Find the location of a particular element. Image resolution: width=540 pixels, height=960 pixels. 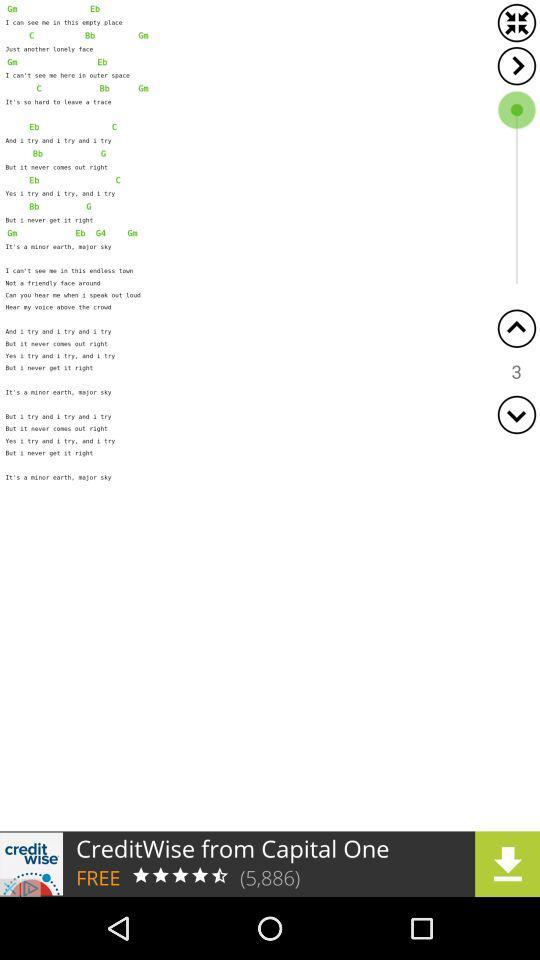

back ward is located at coordinates (516, 328).